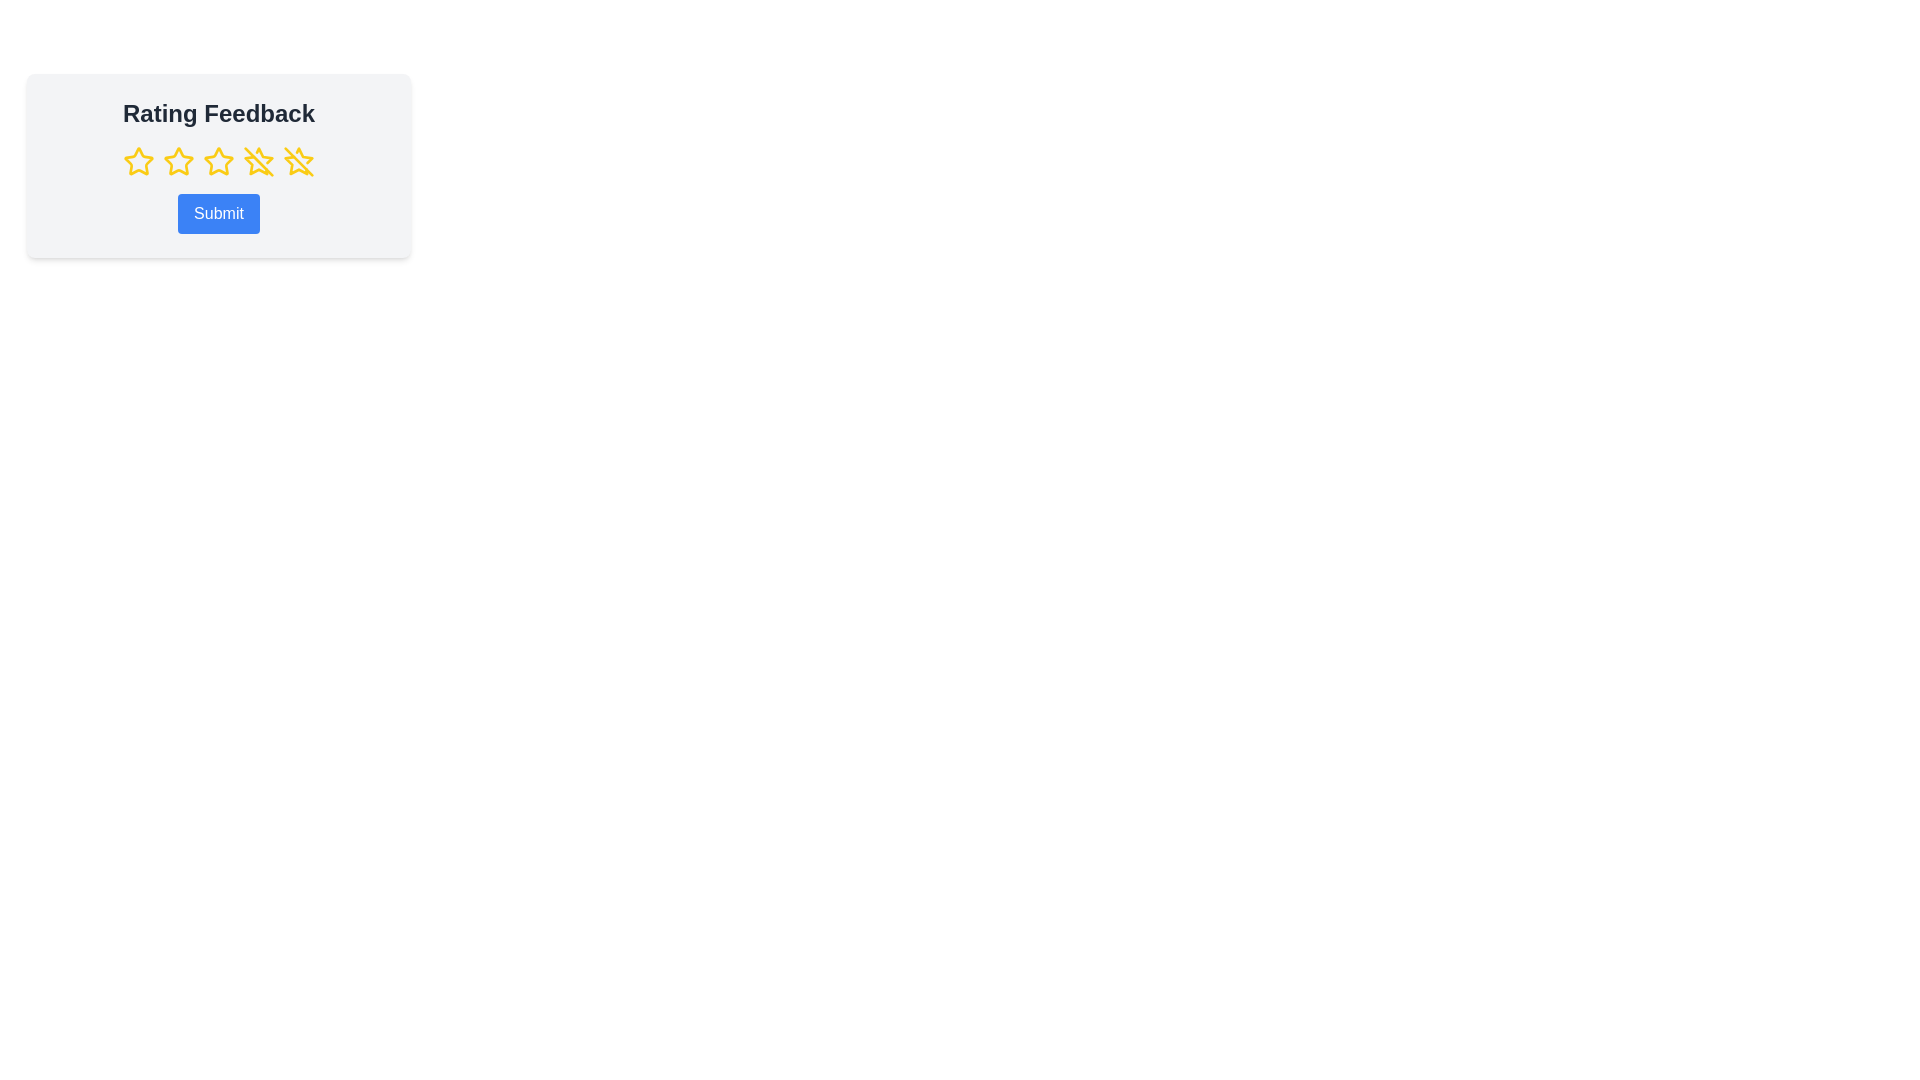 The image size is (1920, 1080). I want to click on the third clickable star icon, so click(219, 161).